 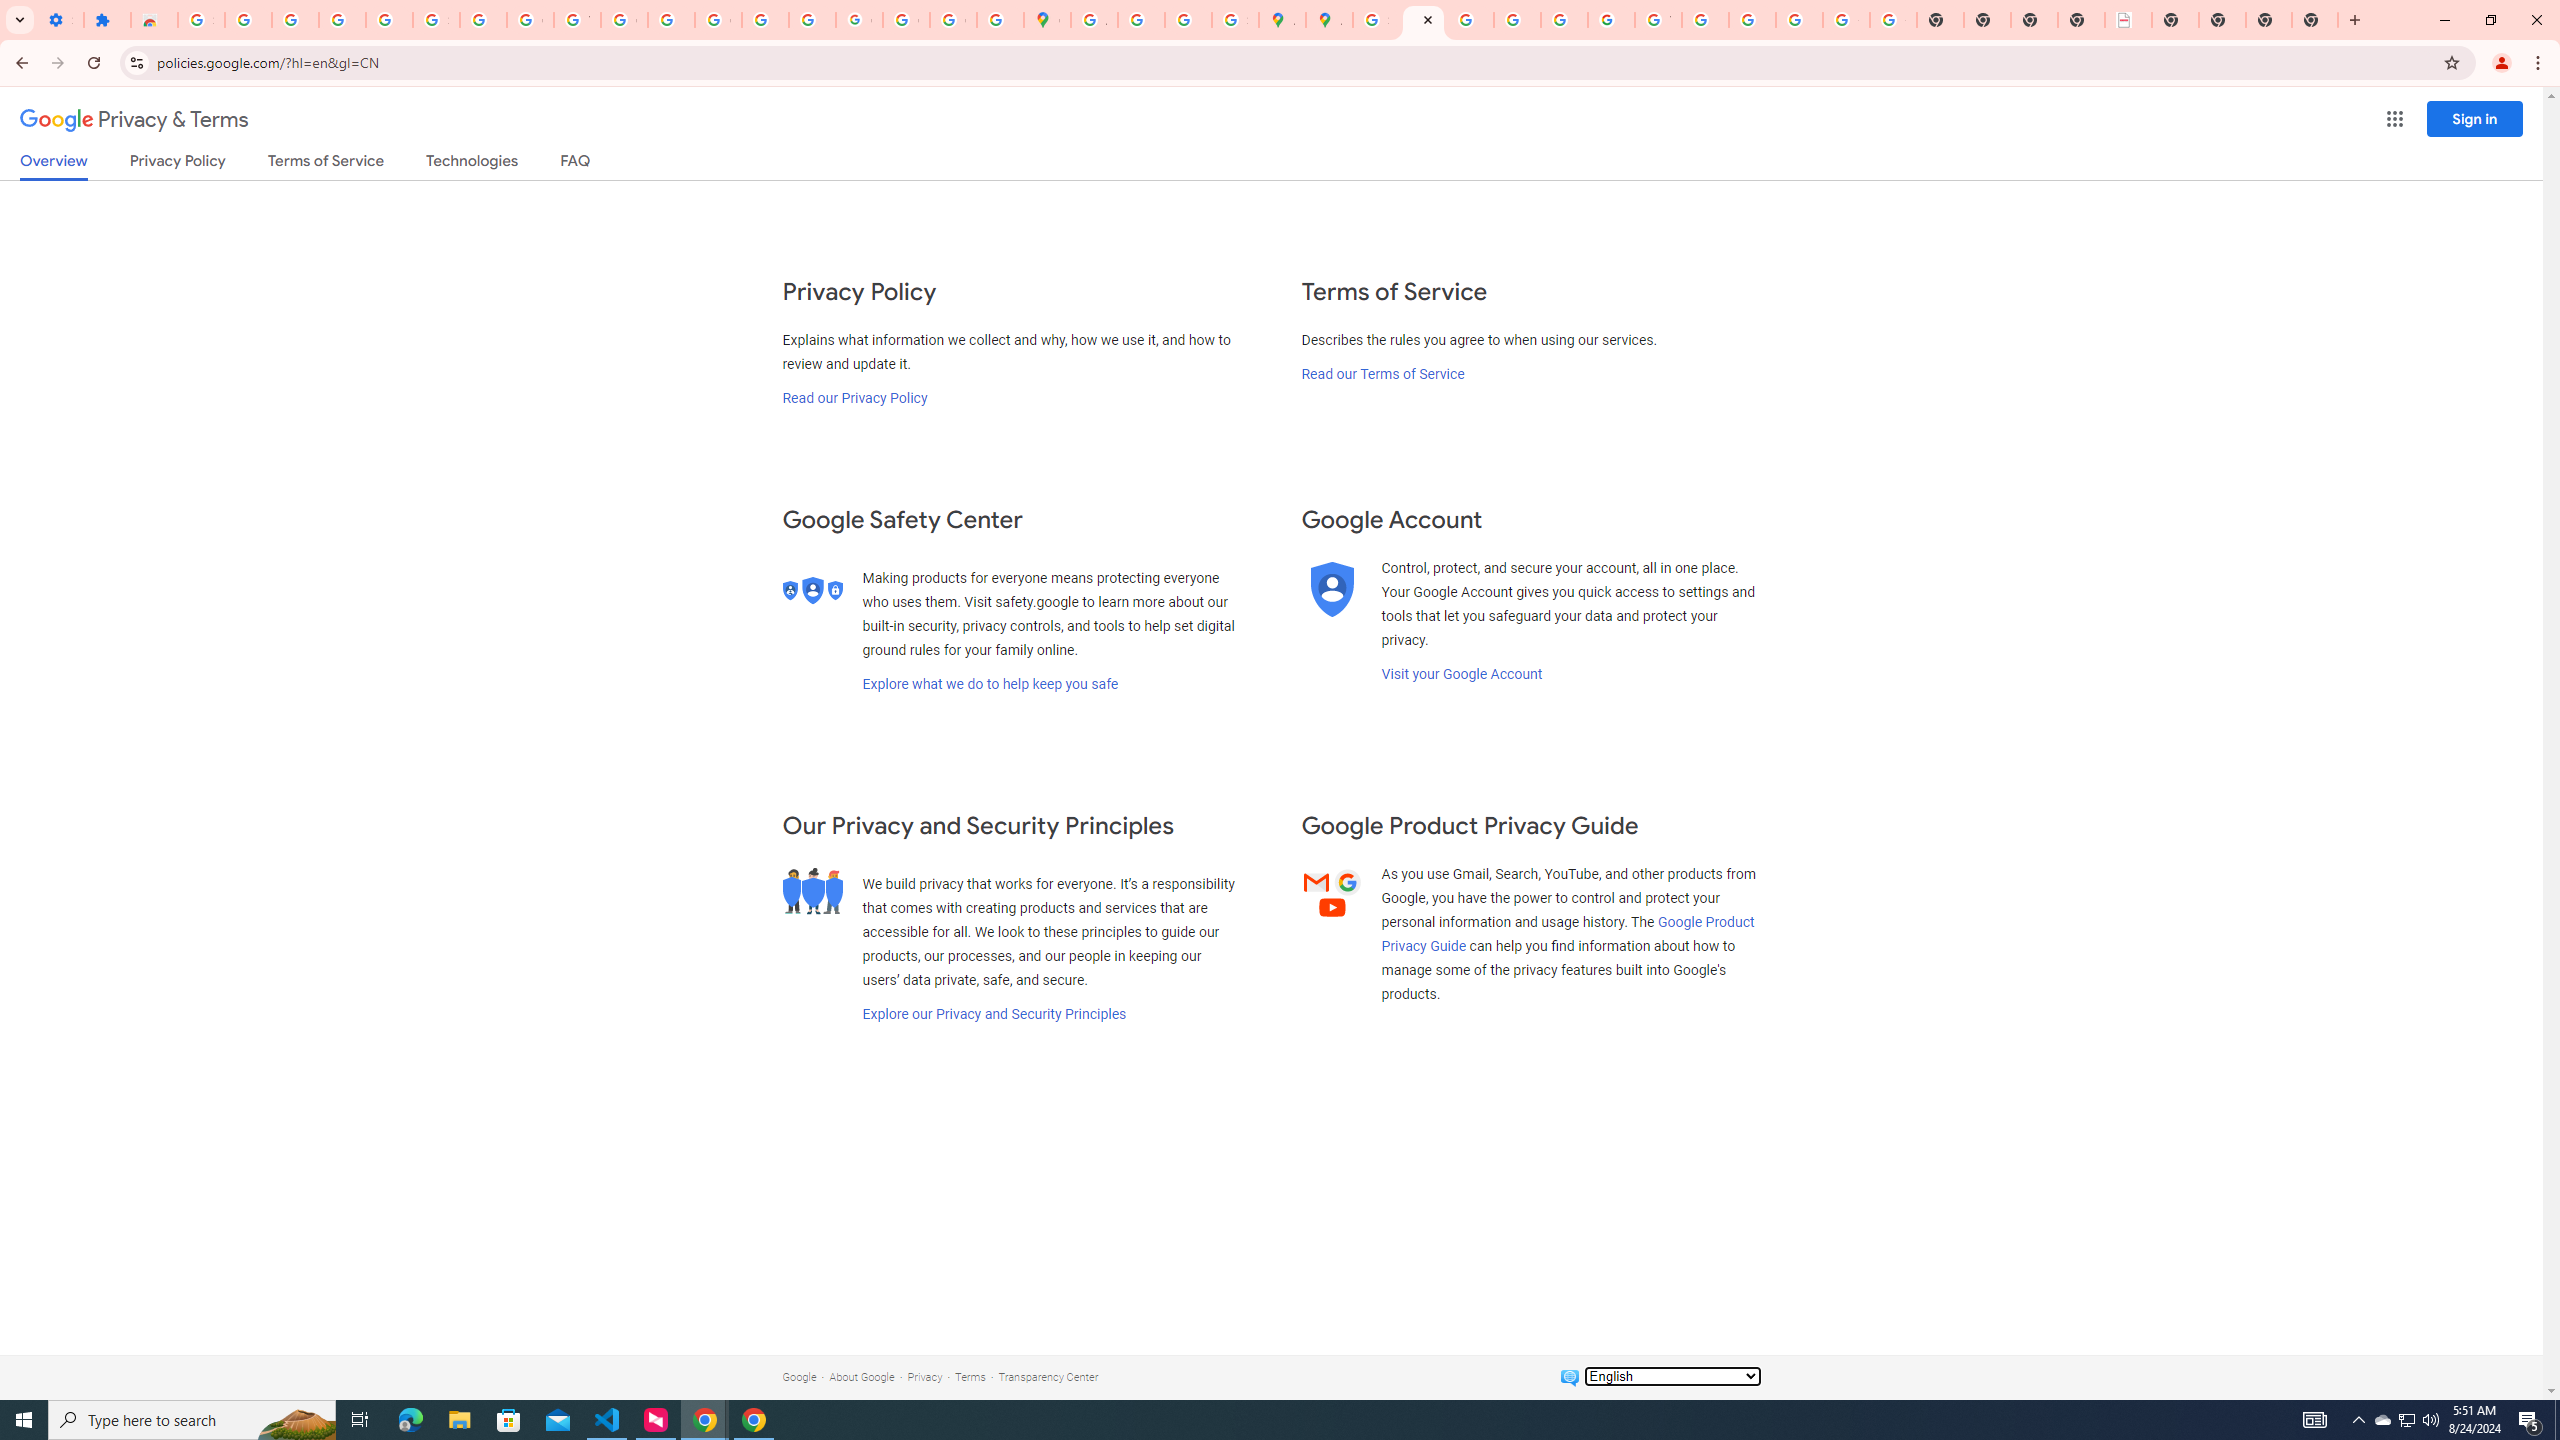 I want to click on 'LAAD Defence & Security 2025 | BAE Systems', so click(x=2127, y=19).